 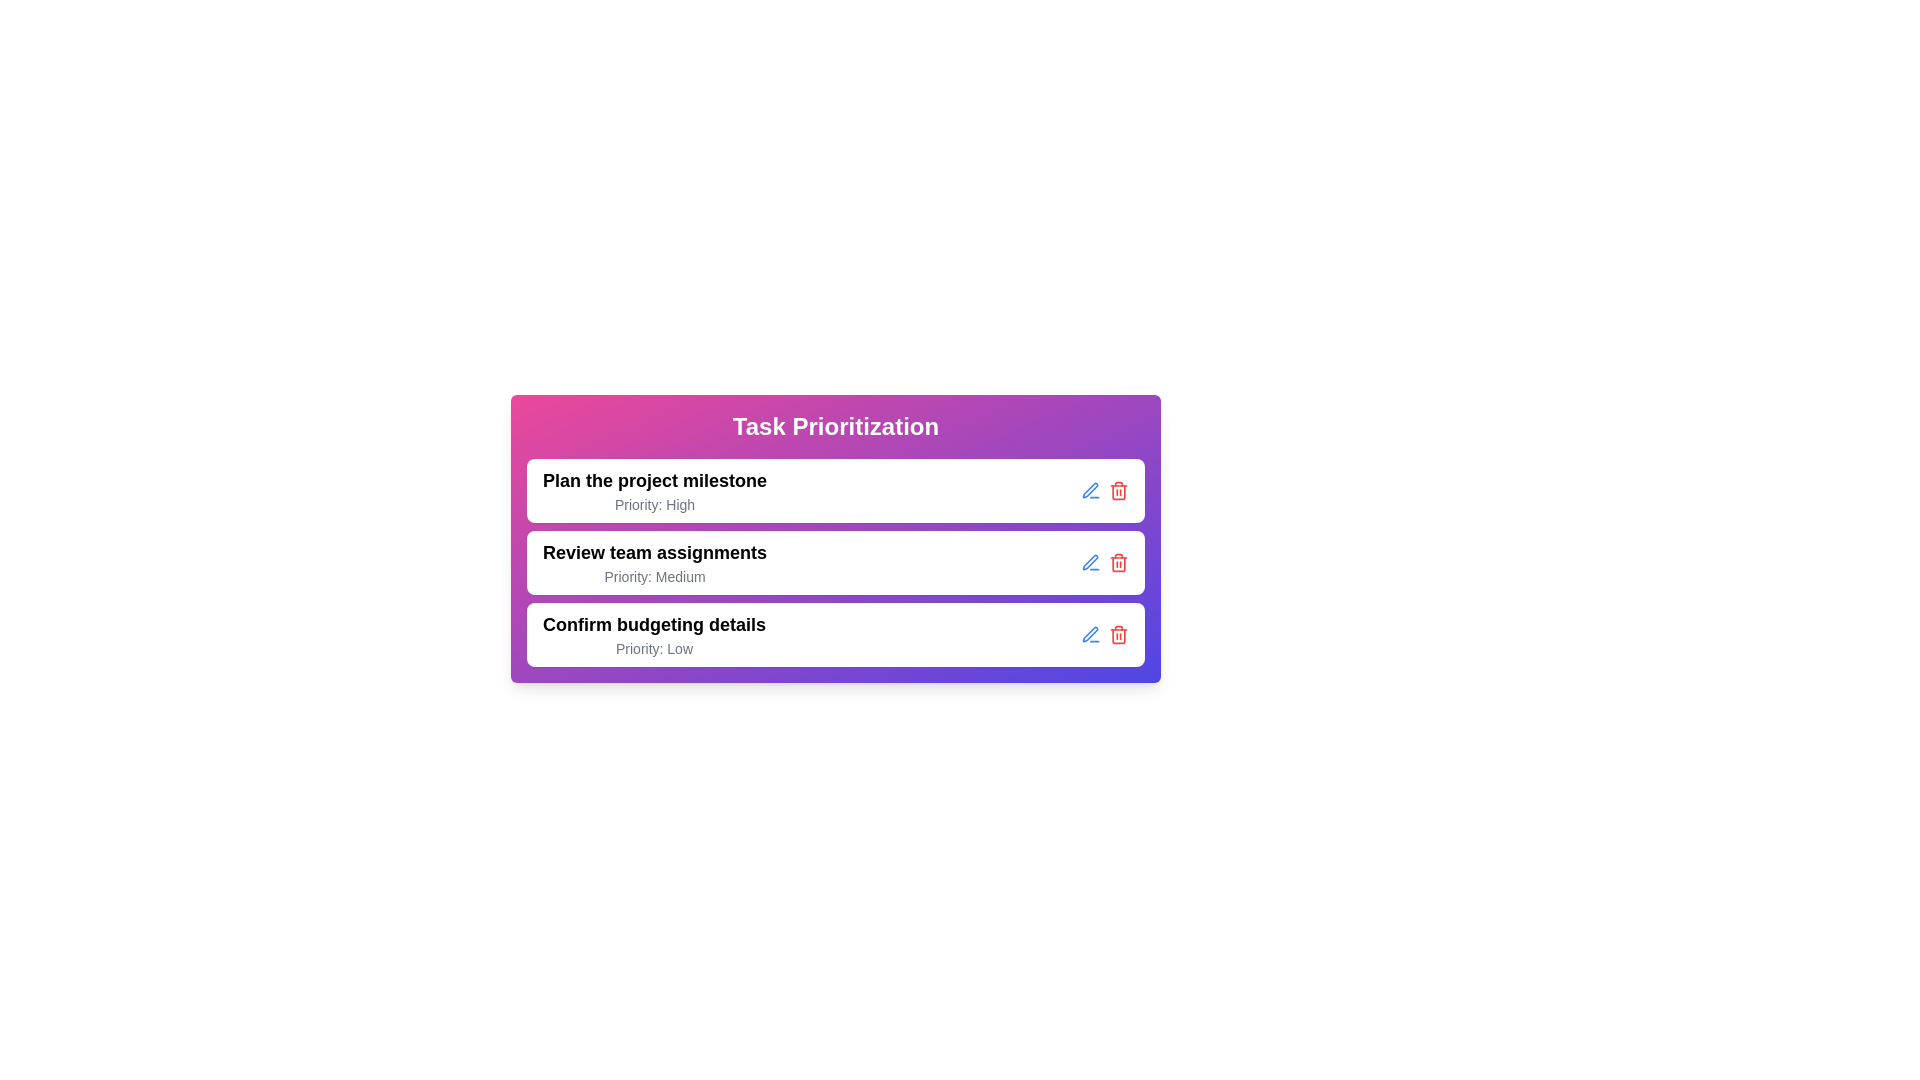 What do you see at coordinates (655, 577) in the screenshot?
I see `the text label that reads 'Priority: Medium', which is styled in a small gray font and positioned beneath the heading 'Review team assignments'` at bounding box center [655, 577].